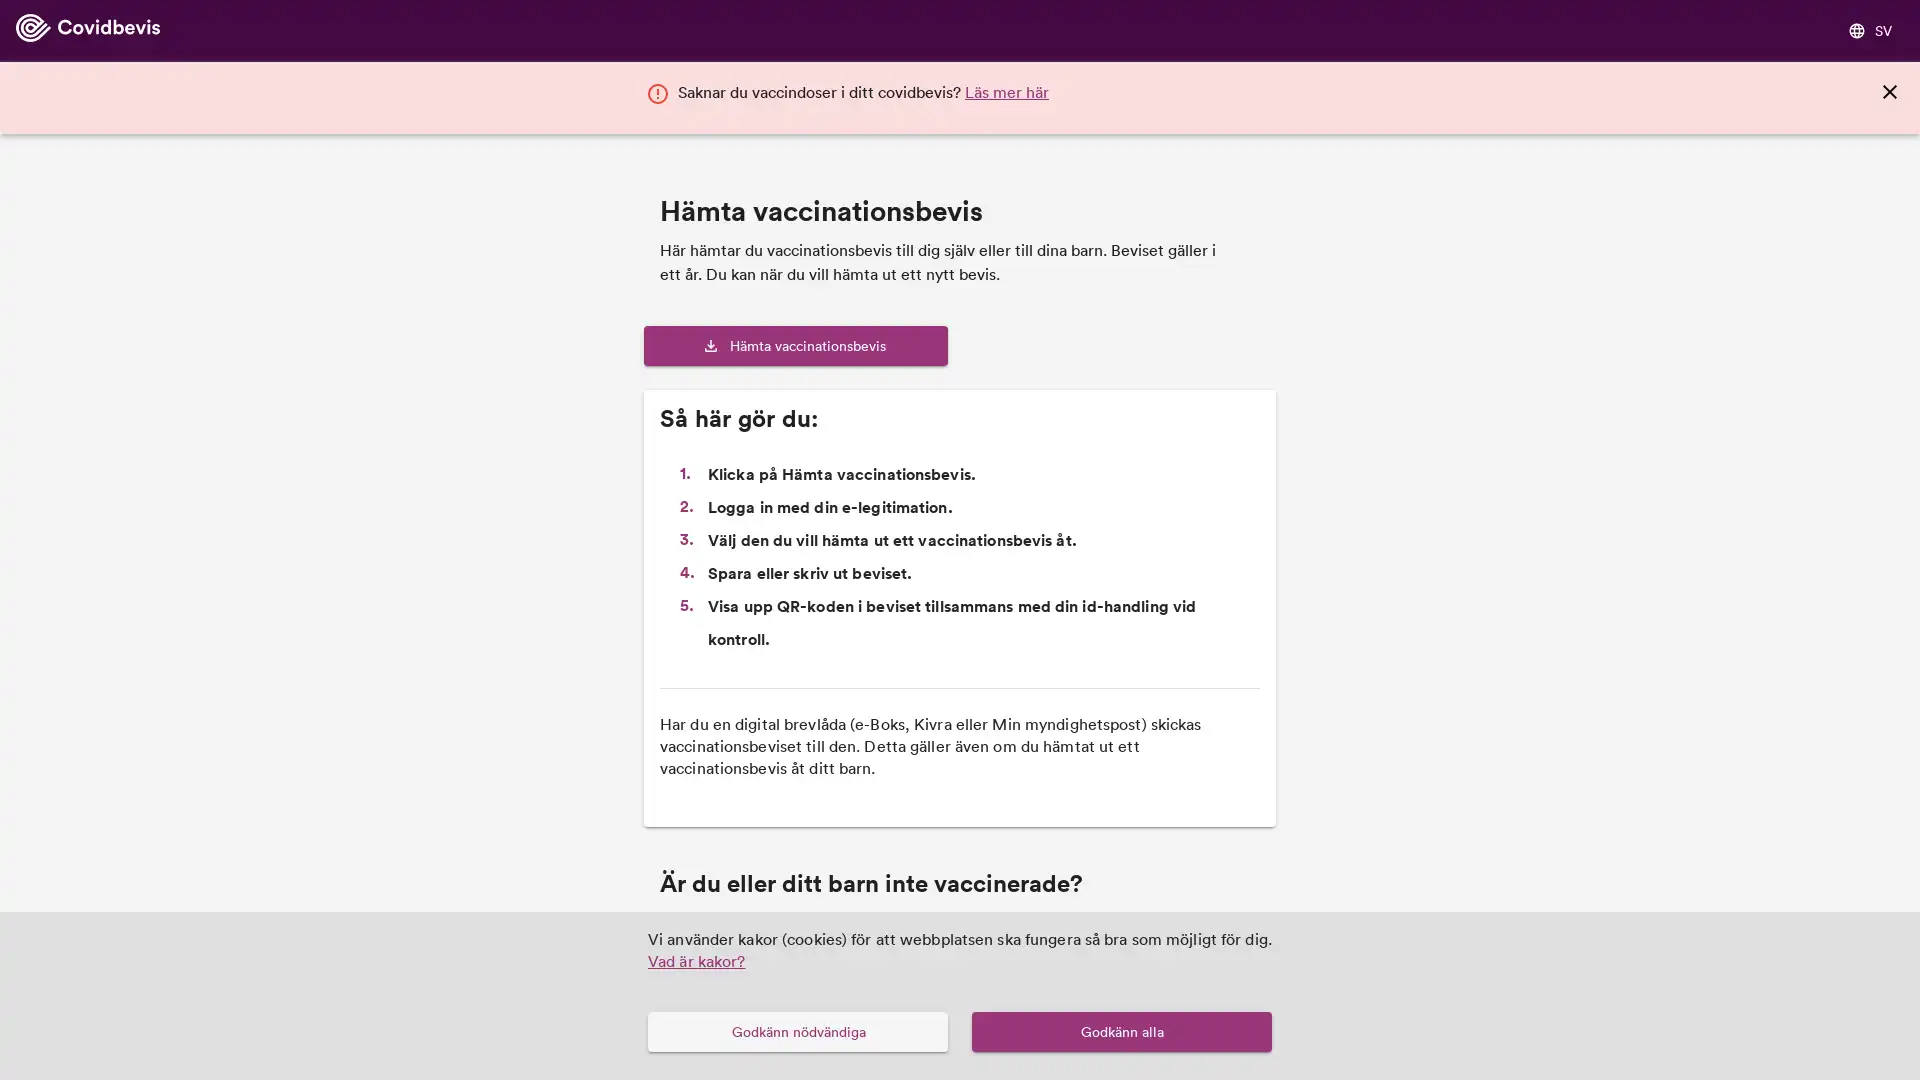  I want to click on Godkann nodvandiga, so click(796, 1031).